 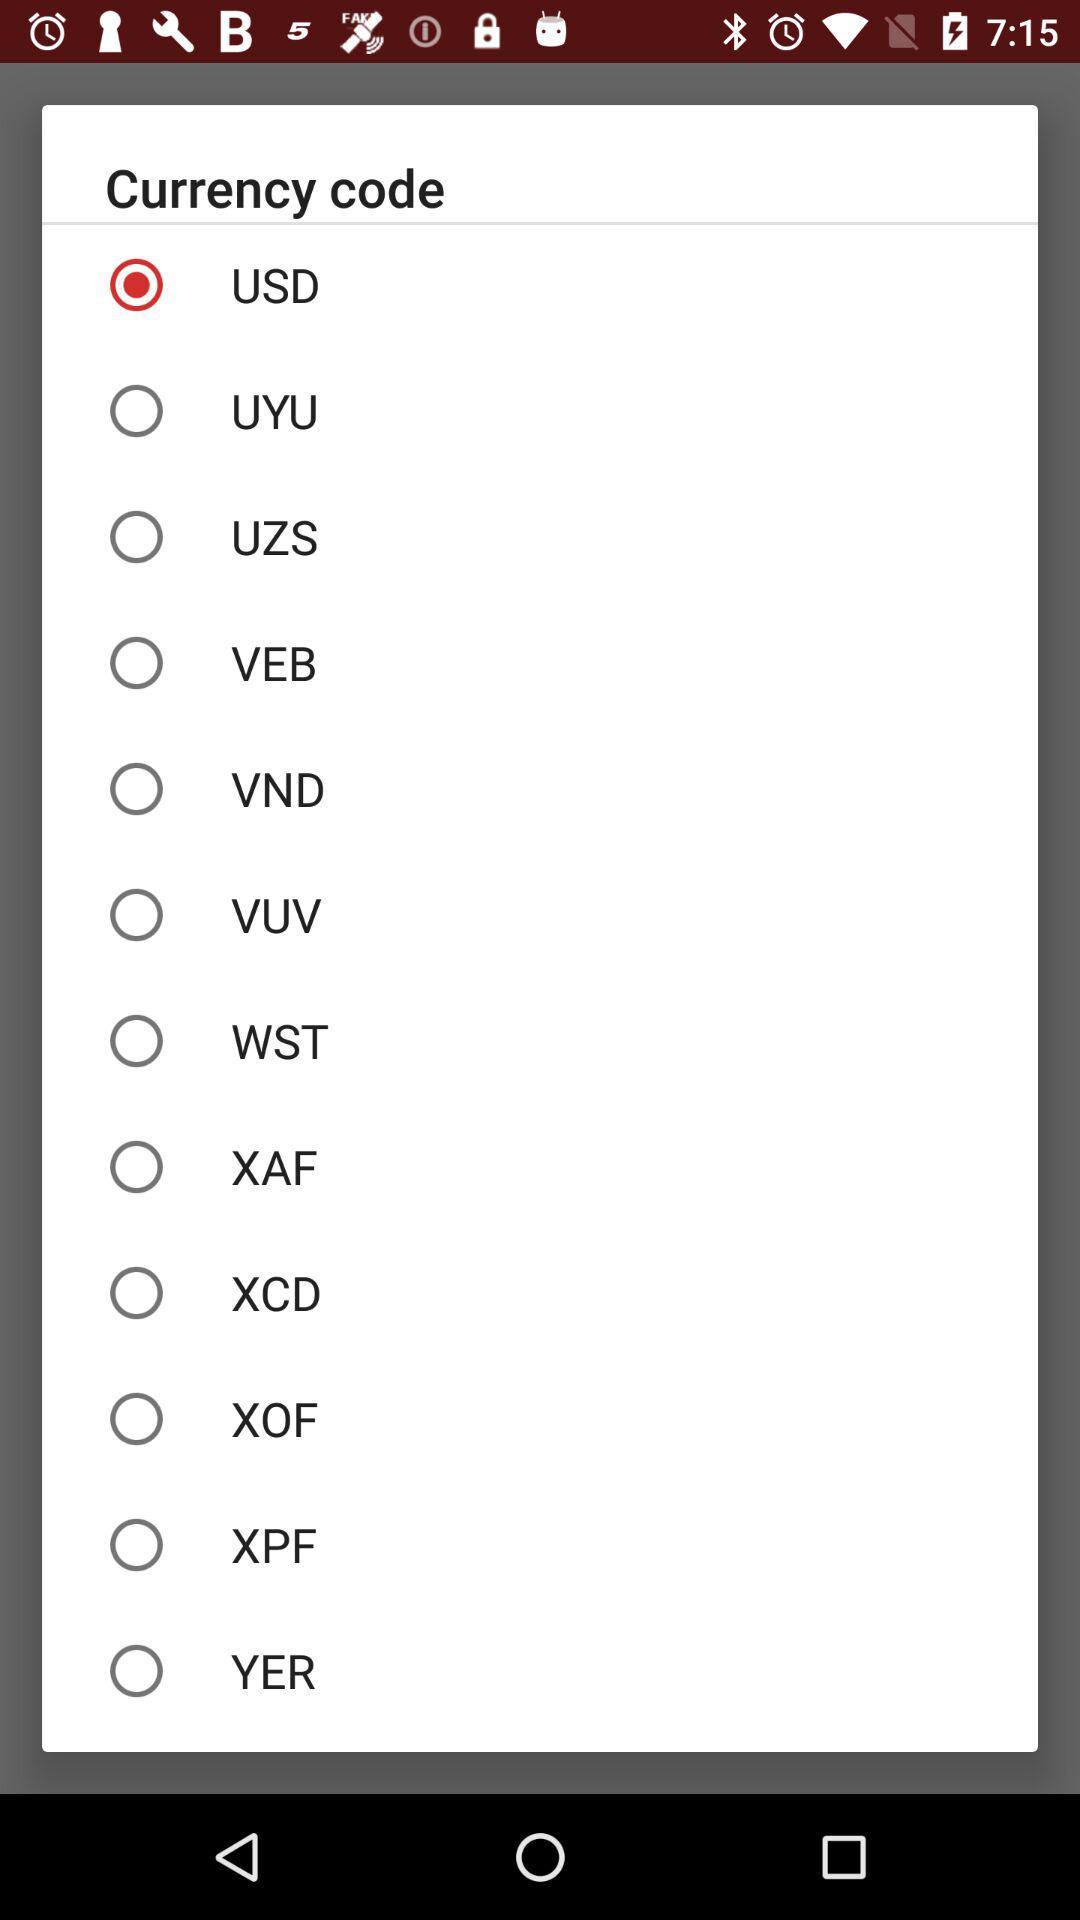 What do you see at coordinates (540, 662) in the screenshot?
I see `the veb icon` at bounding box center [540, 662].